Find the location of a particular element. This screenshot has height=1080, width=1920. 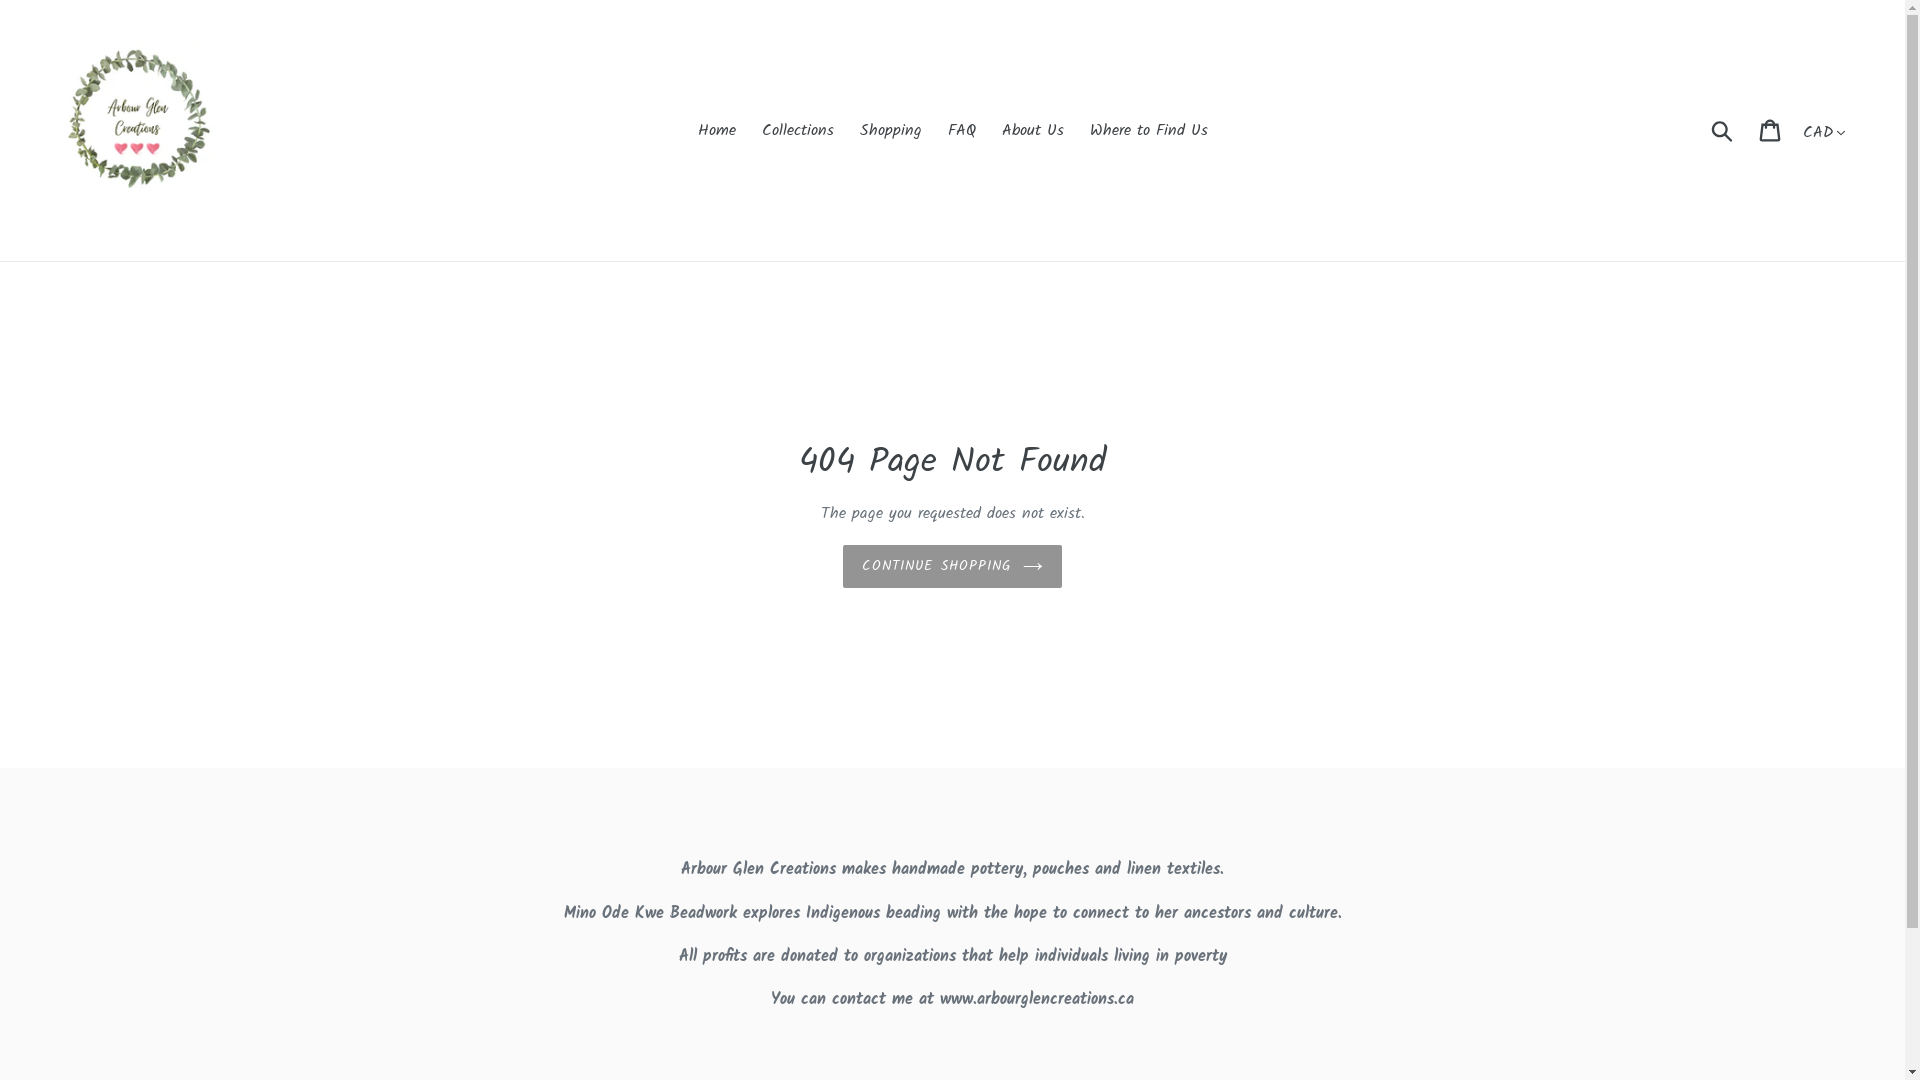

'Submit' is located at coordinates (1722, 130).